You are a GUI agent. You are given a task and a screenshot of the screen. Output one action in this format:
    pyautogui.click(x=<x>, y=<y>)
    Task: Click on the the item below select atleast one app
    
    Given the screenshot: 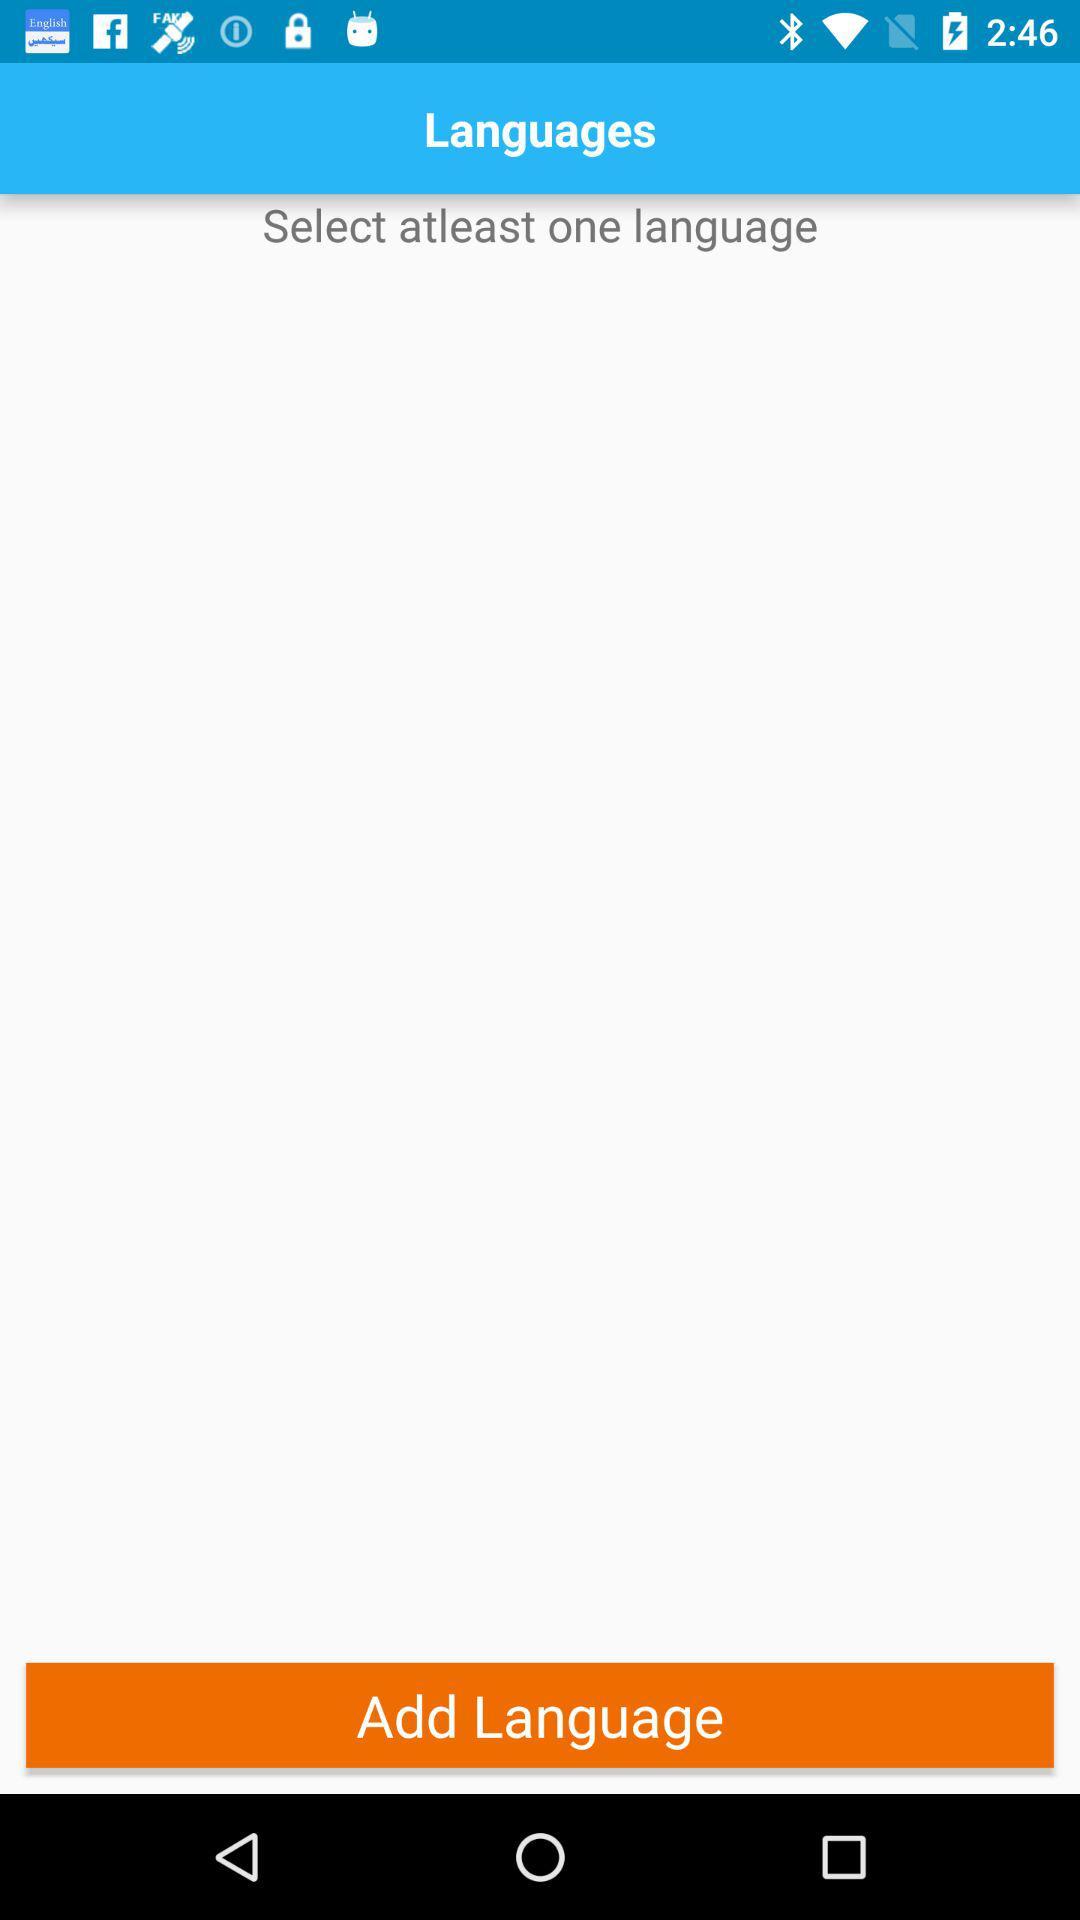 What is the action you would take?
    pyautogui.click(x=540, y=1714)
    